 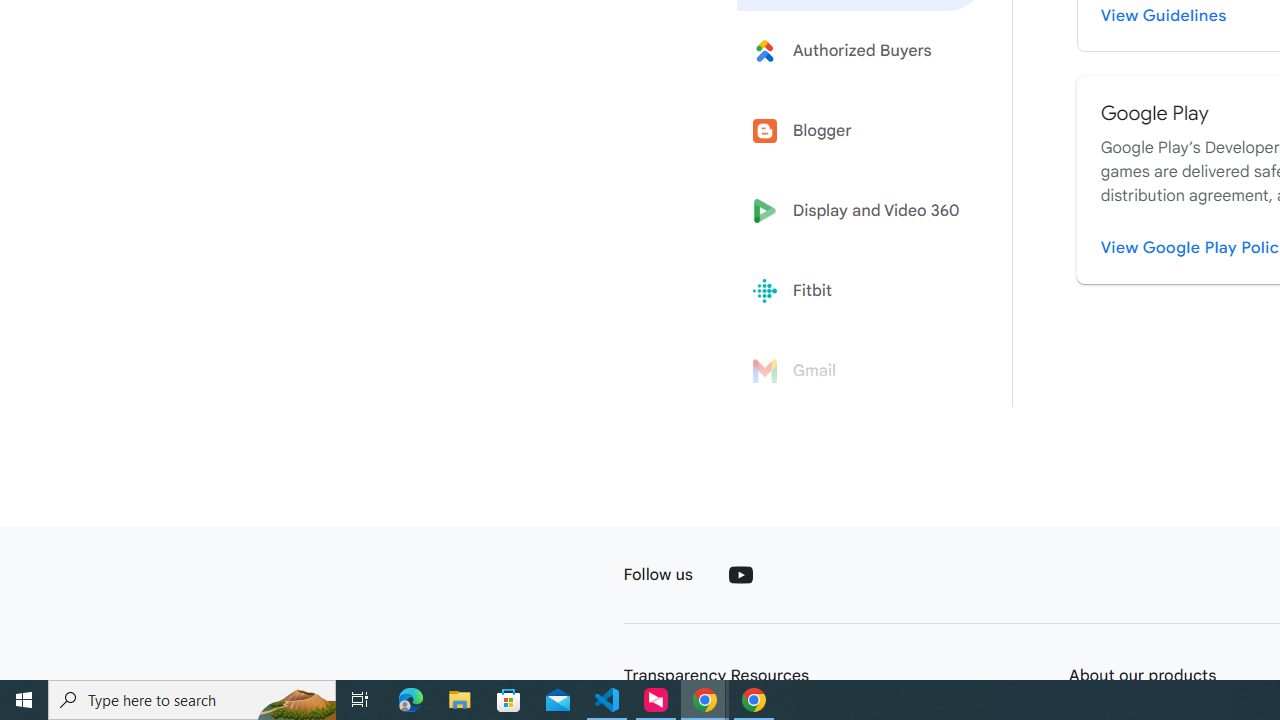 I want to click on 'Display and Video 360', so click(x=862, y=211).